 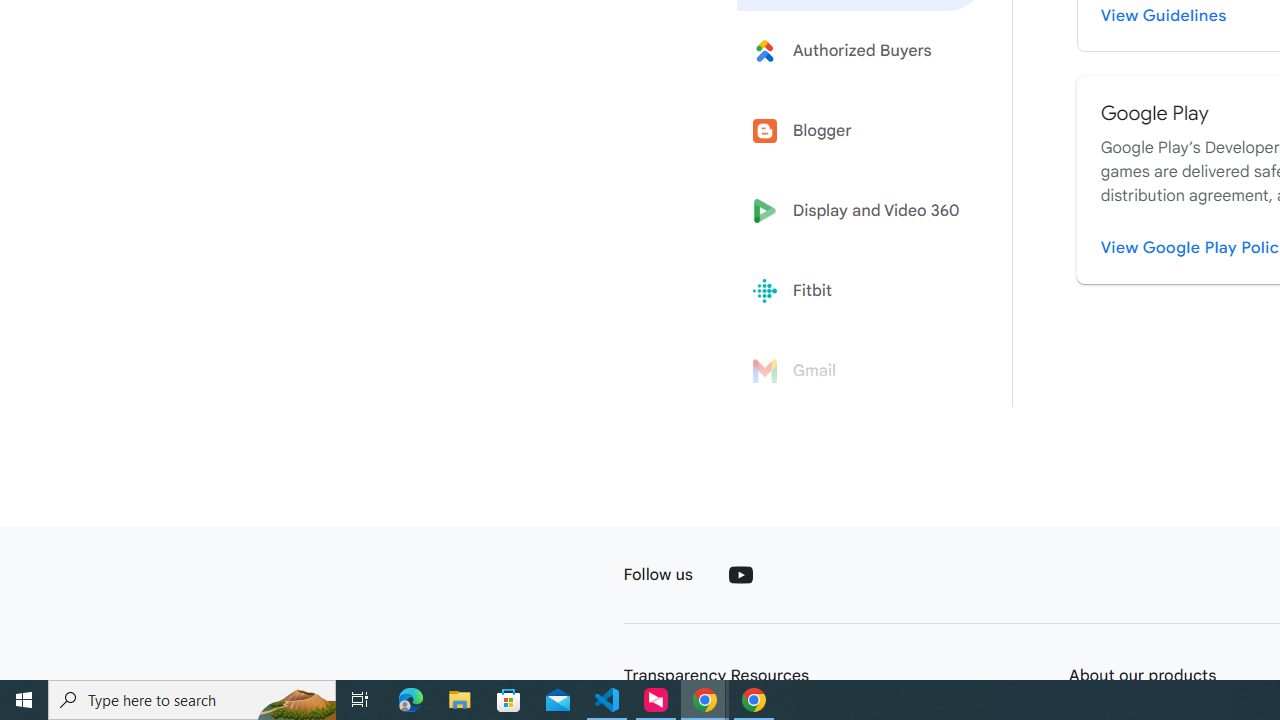 I want to click on 'Display and Video 360', so click(x=862, y=211).